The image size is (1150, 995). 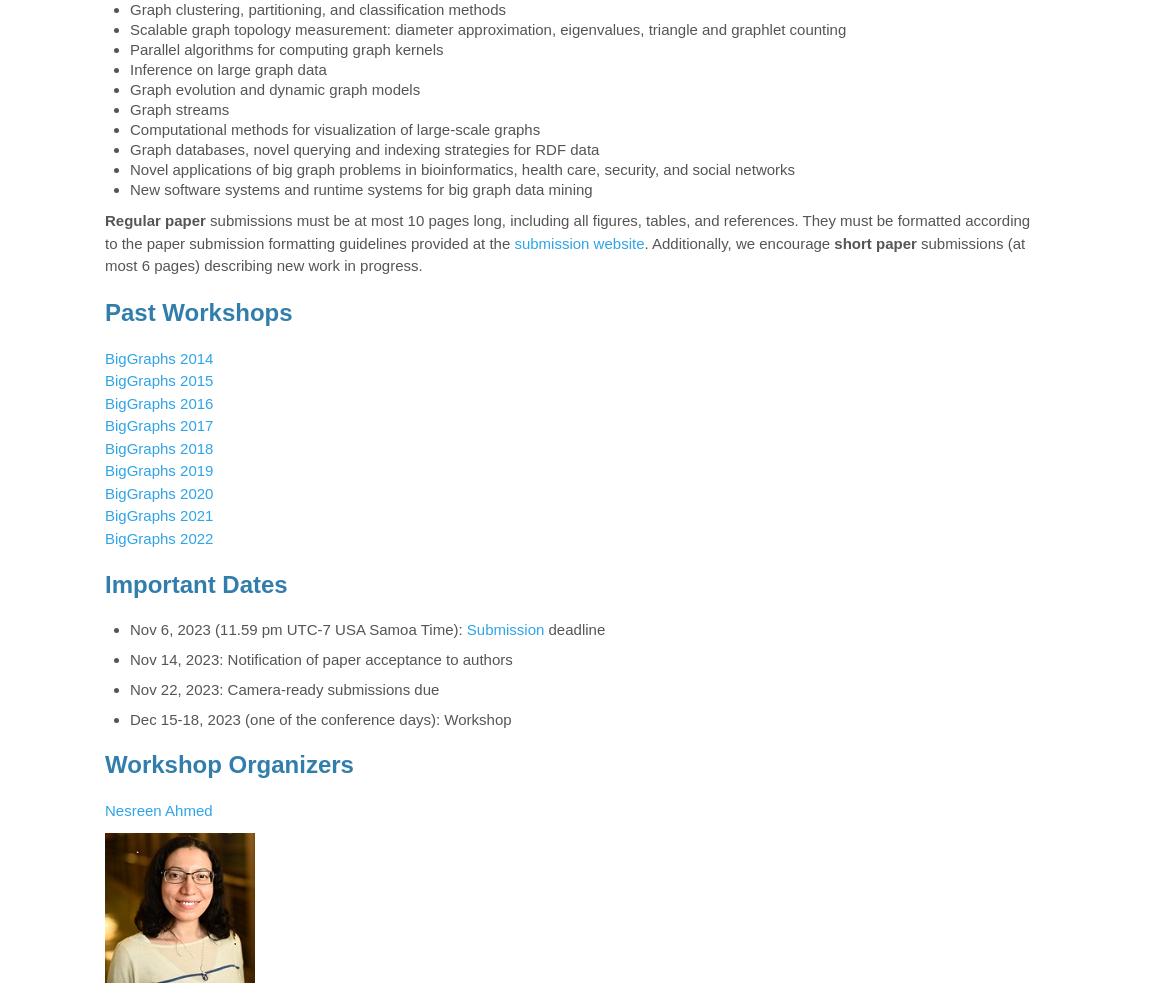 I want to click on 'Nov 14, 2023: Notification of paper acceptance to authors', so click(x=128, y=658).